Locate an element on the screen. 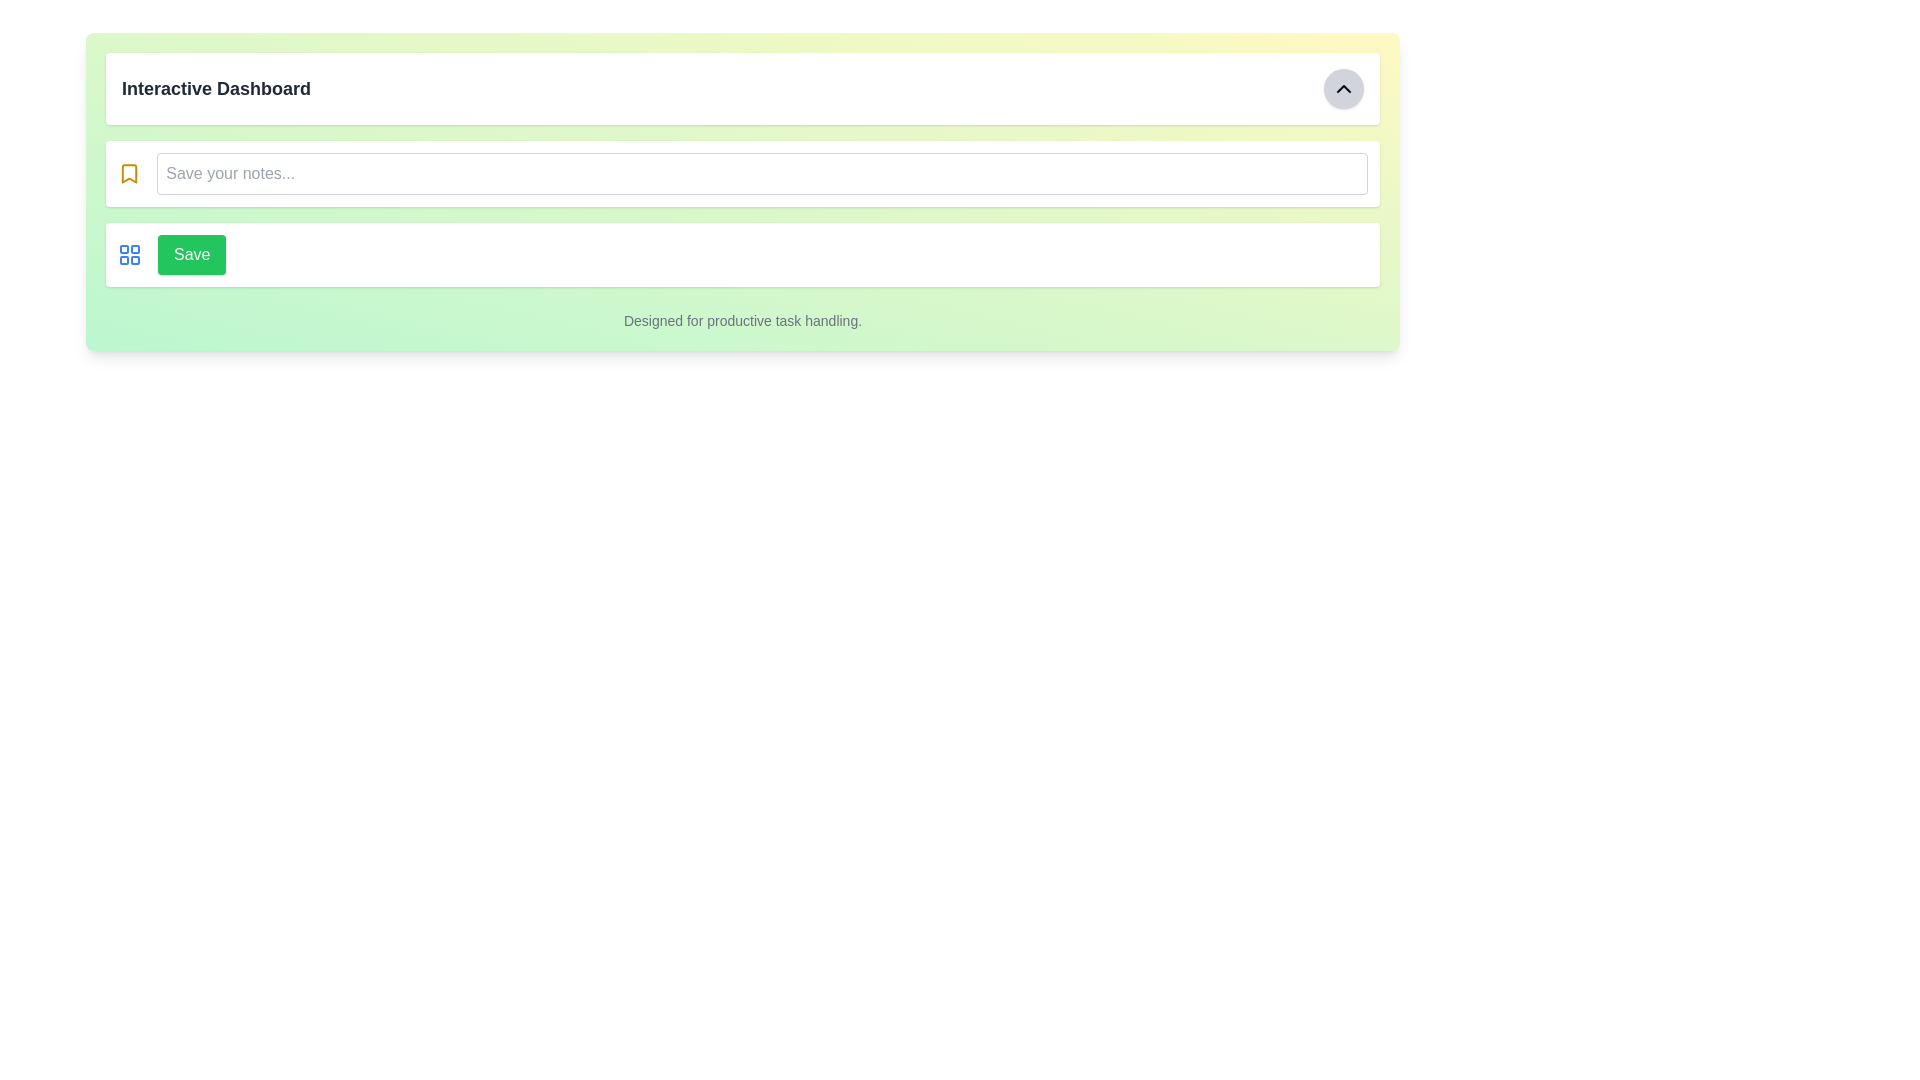 Image resolution: width=1920 pixels, height=1080 pixels. the 'Save' button with a green background and white text located to the right of a grid icon in the lower part of the dashboard interface is located at coordinates (192, 253).